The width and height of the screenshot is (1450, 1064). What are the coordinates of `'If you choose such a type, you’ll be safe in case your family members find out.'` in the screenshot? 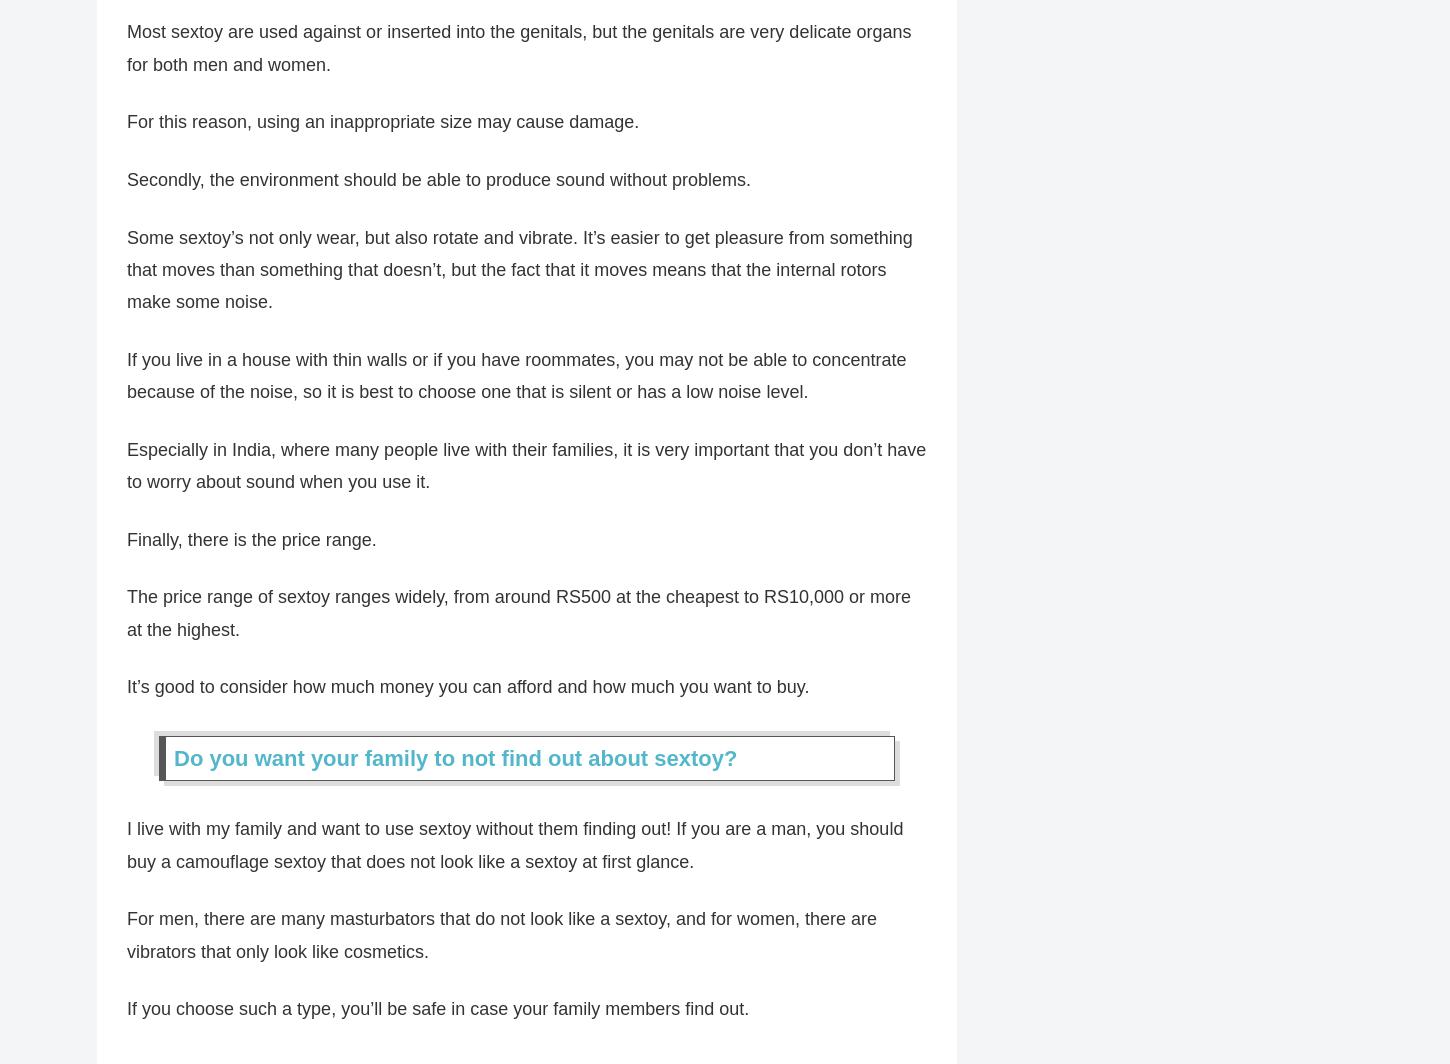 It's located at (437, 1019).